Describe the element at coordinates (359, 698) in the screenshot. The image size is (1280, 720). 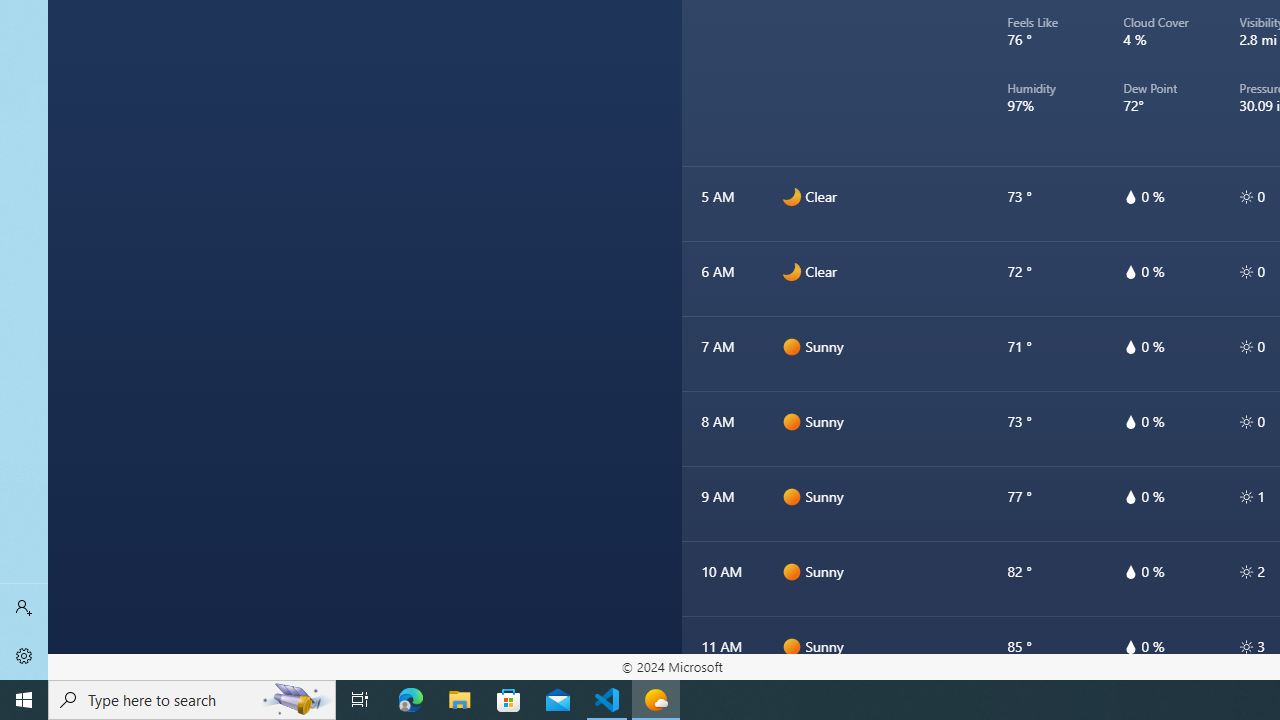
I see `'Task View'` at that location.